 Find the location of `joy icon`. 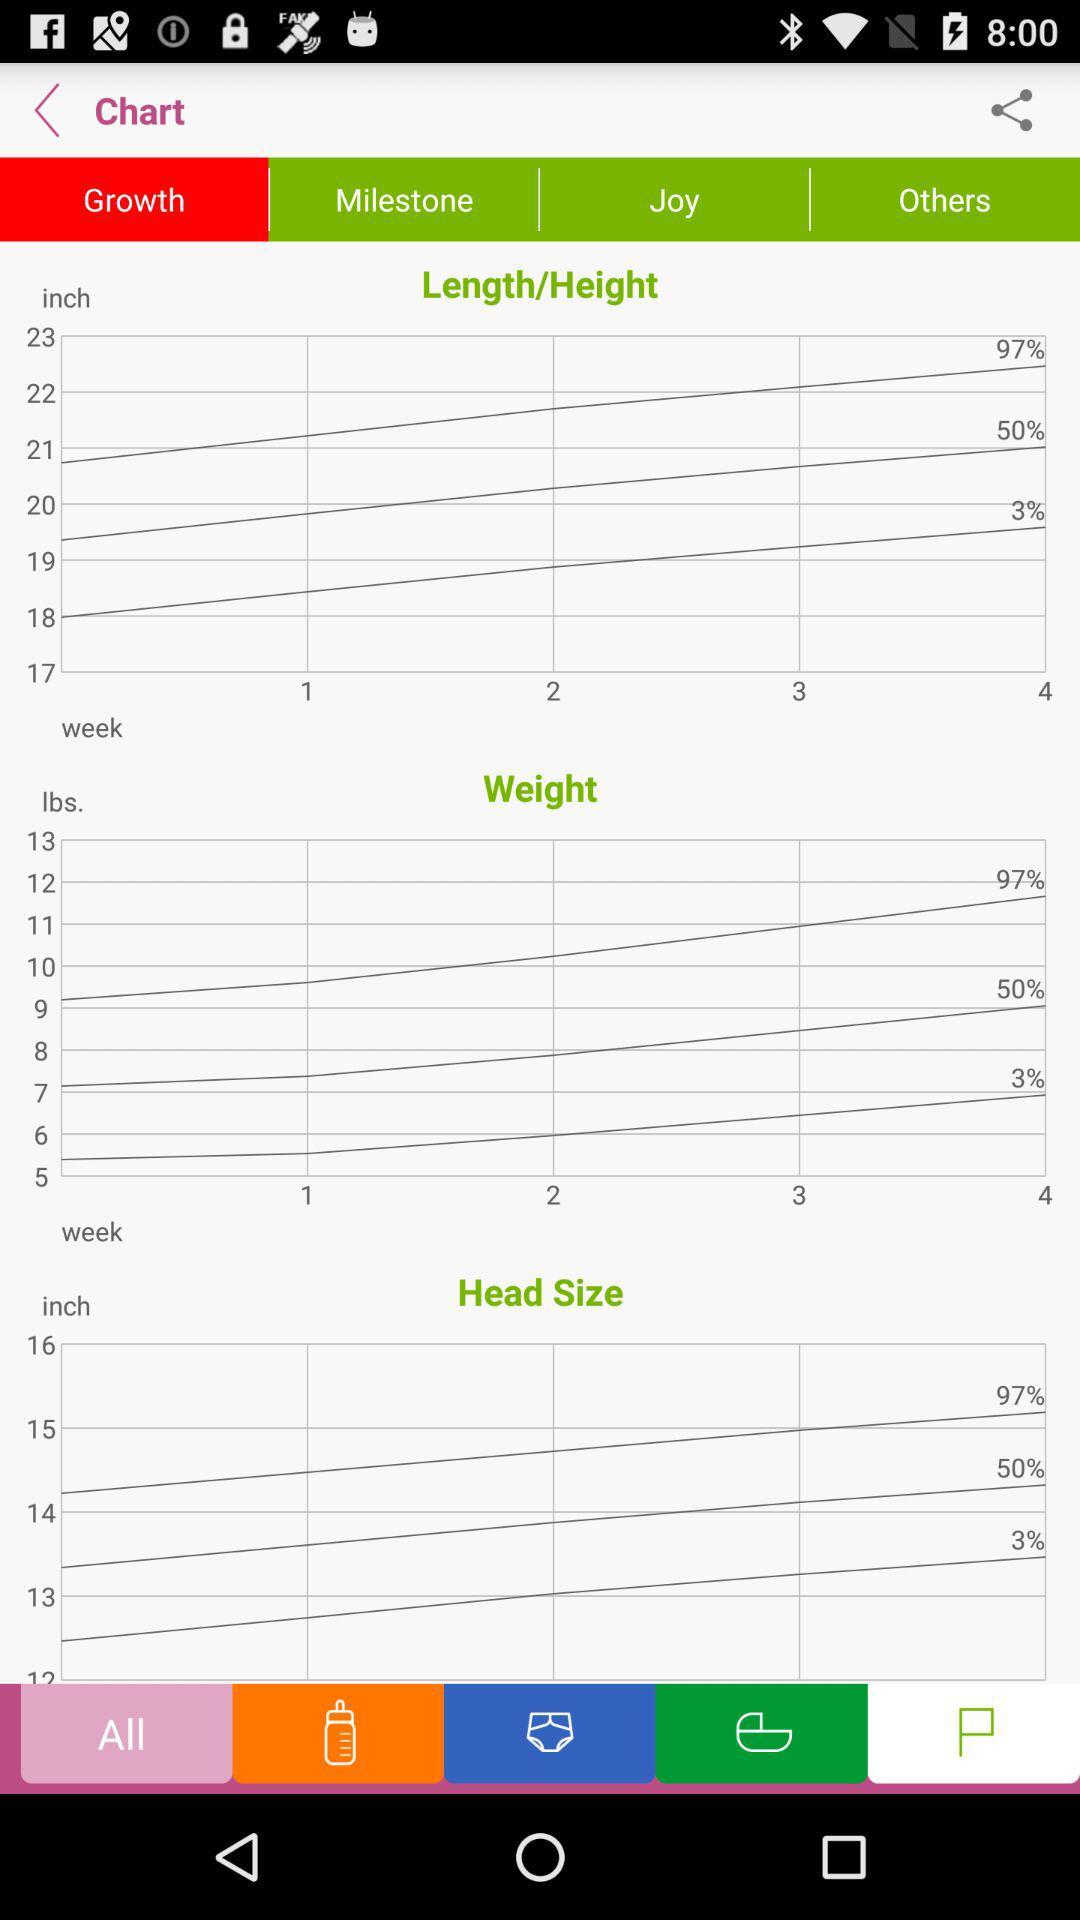

joy icon is located at coordinates (674, 199).